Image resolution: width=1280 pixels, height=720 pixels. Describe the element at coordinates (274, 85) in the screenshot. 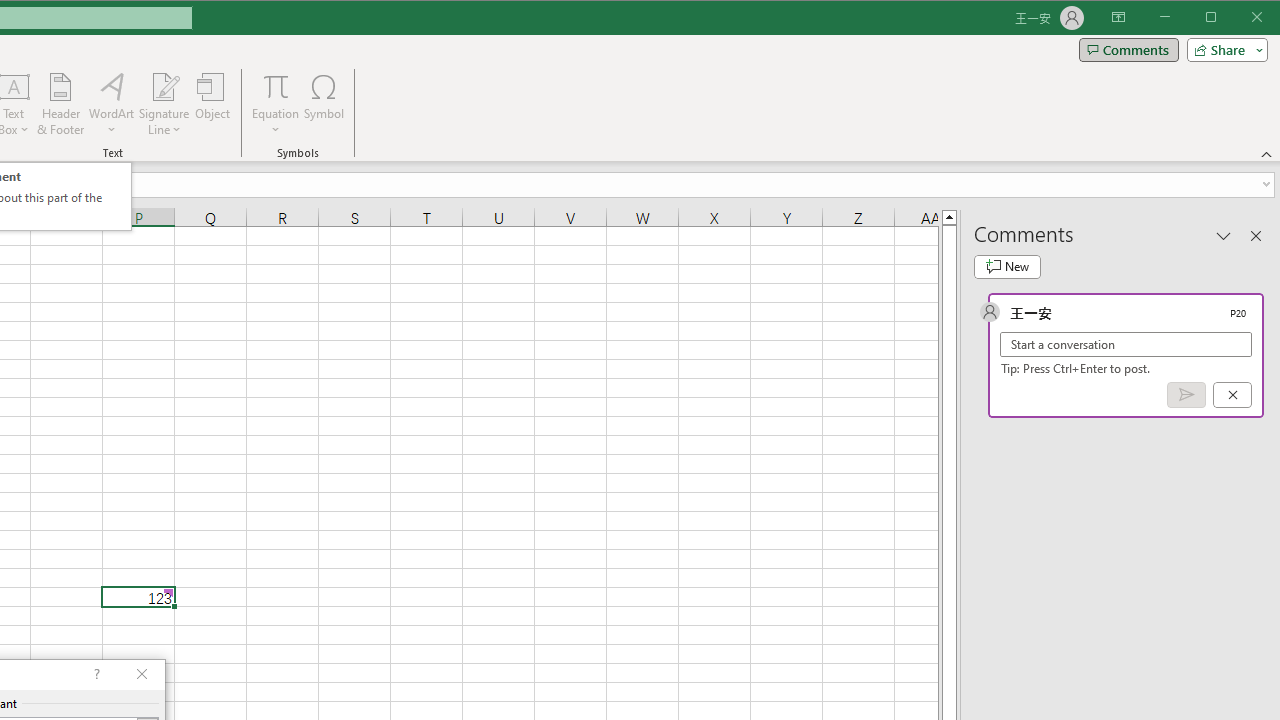

I see `'Equation'` at that location.